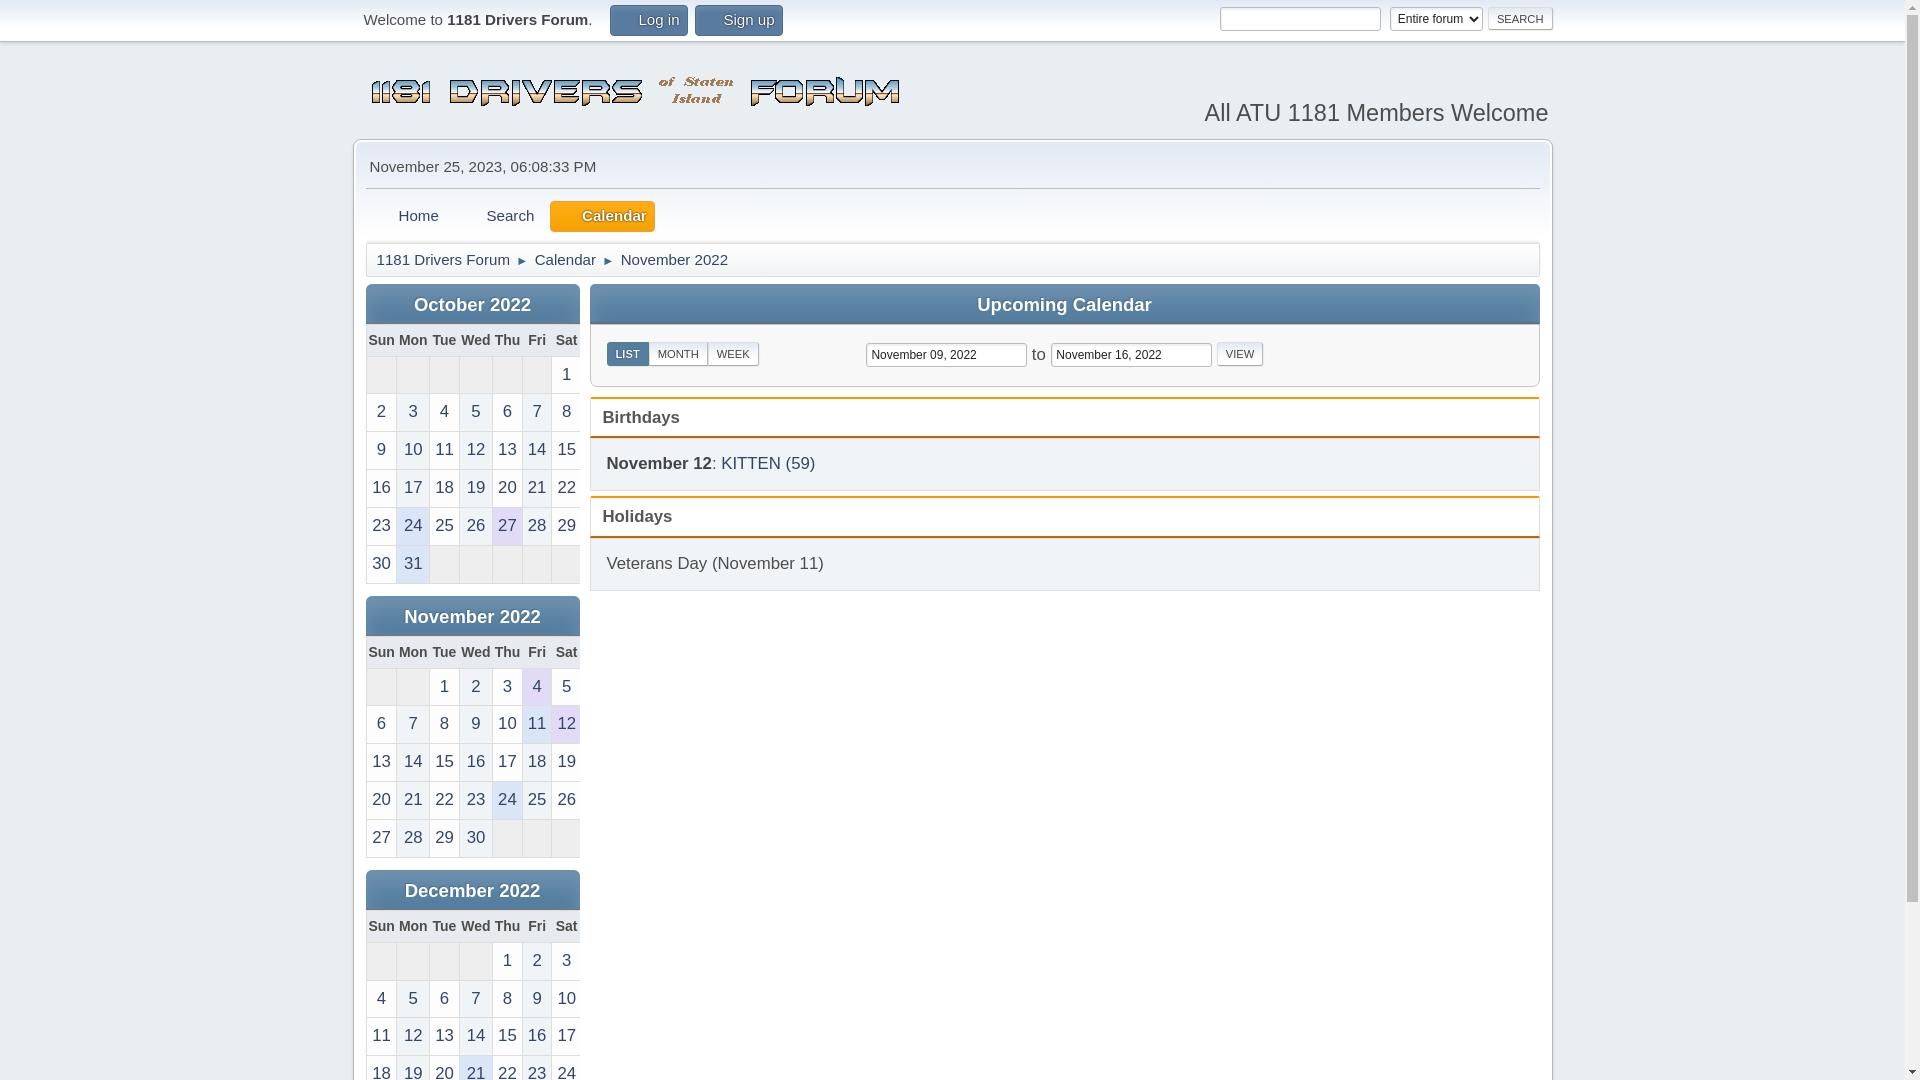 This screenshot has height=1080, width=1920. What do you see at coordinates (380, 999) in the screenshot?
I see `'4'` at bounding box center [380, 999].